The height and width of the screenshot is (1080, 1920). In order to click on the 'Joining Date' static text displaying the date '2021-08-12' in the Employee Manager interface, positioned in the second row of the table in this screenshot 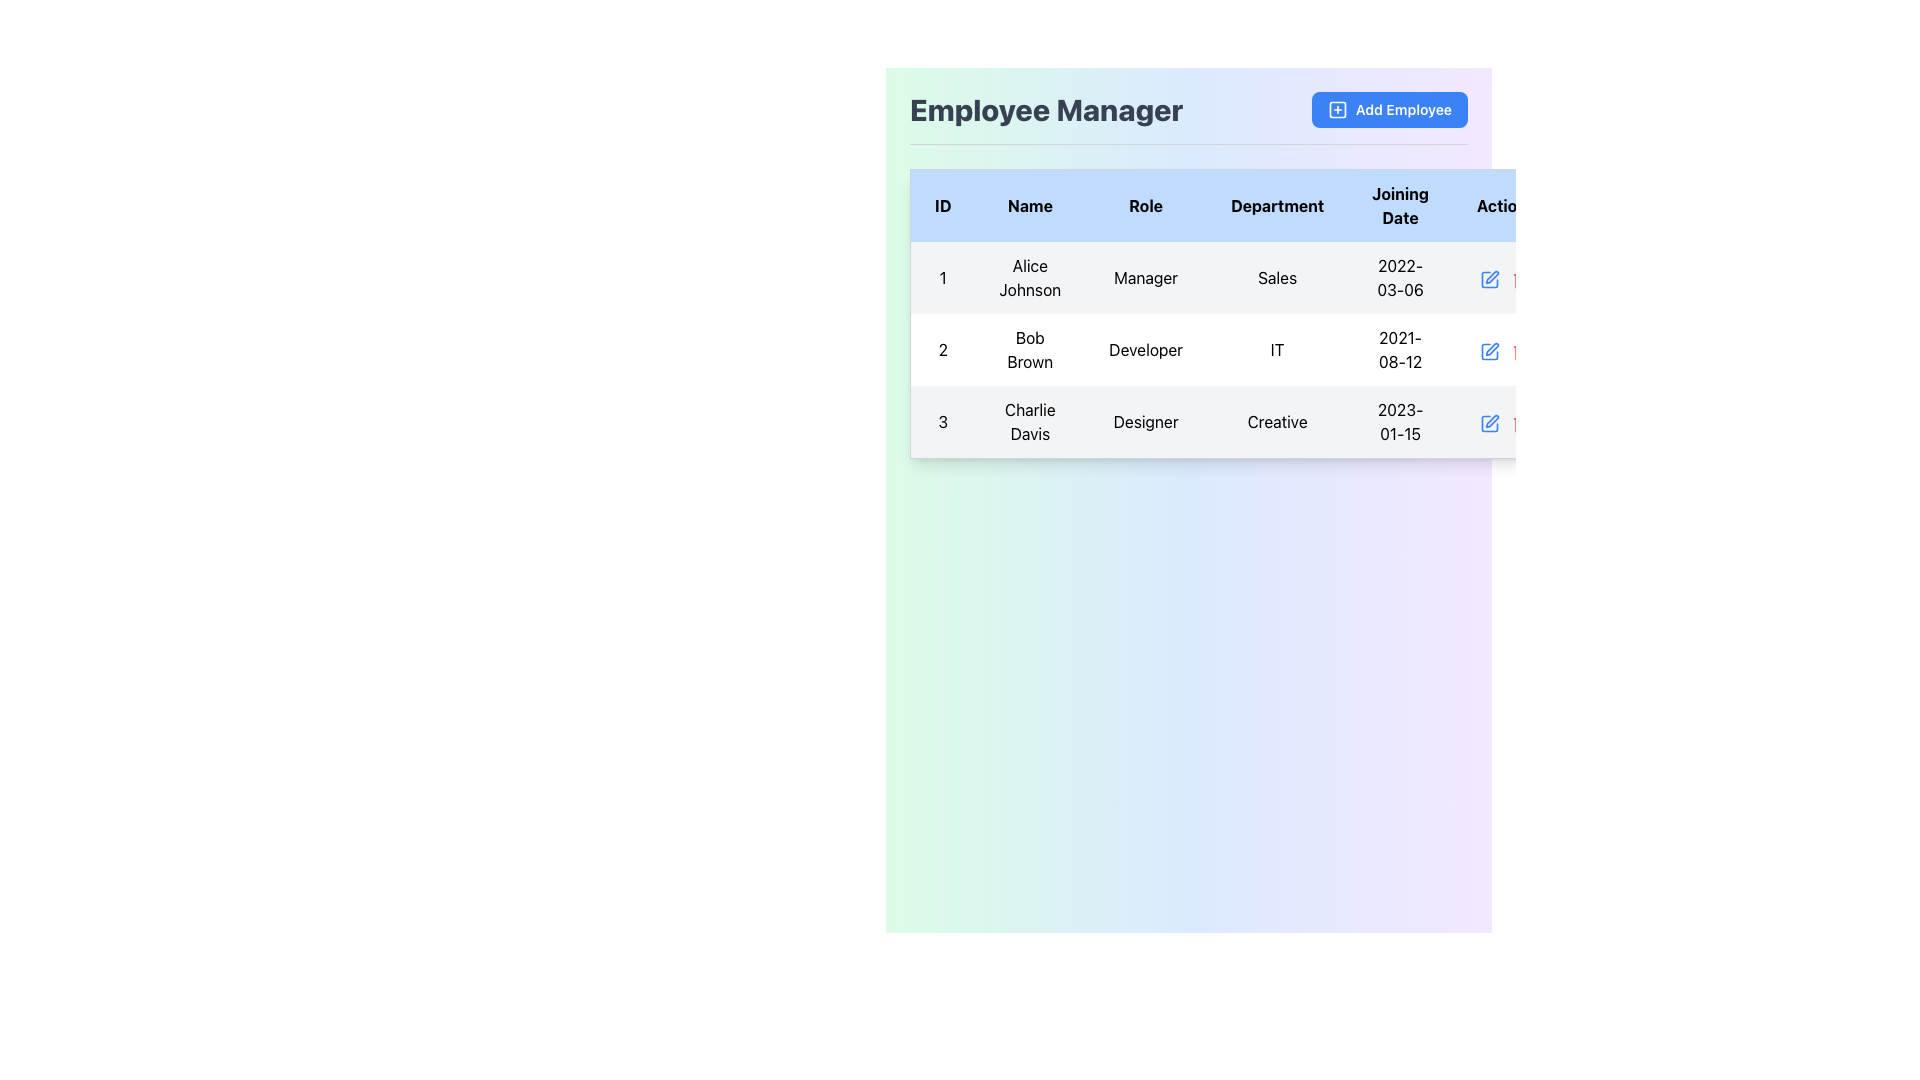, I will do `click(1399, 349)`.